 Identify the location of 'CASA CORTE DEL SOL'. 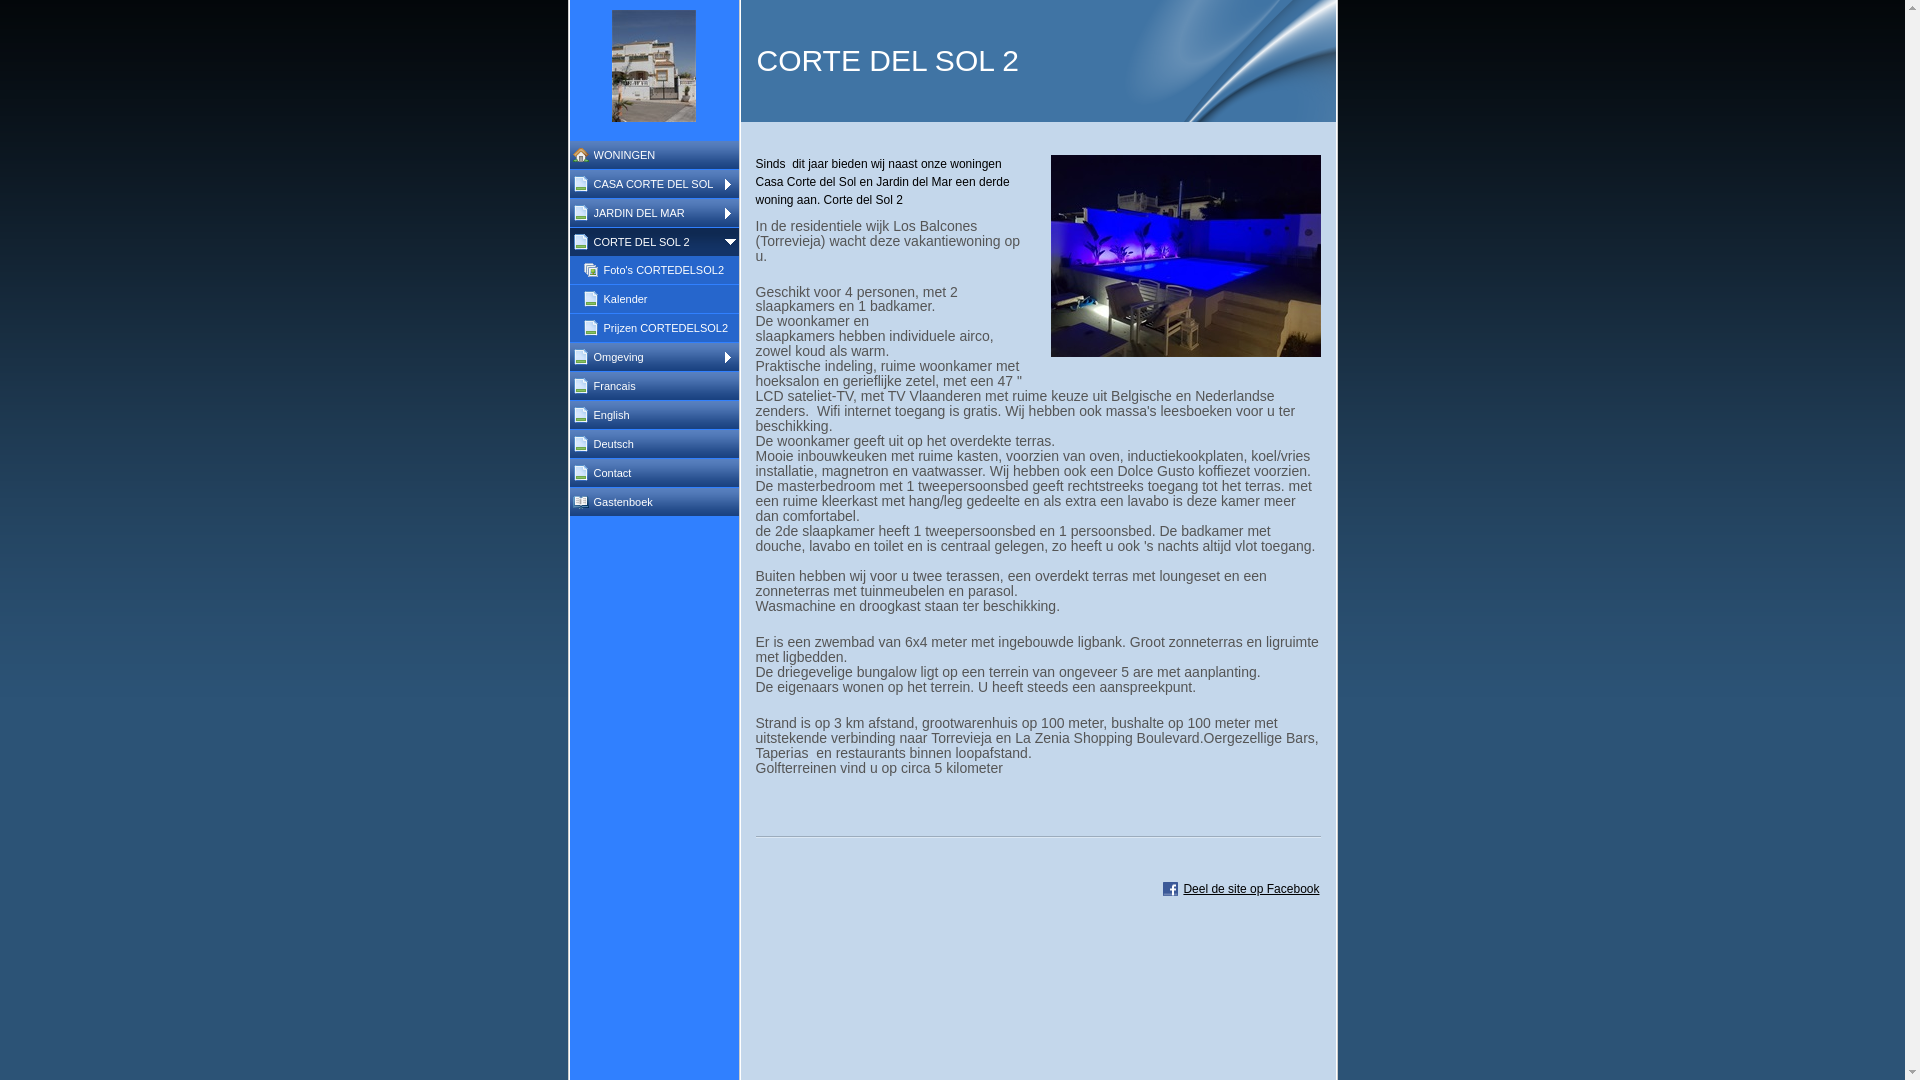
(569, 184).